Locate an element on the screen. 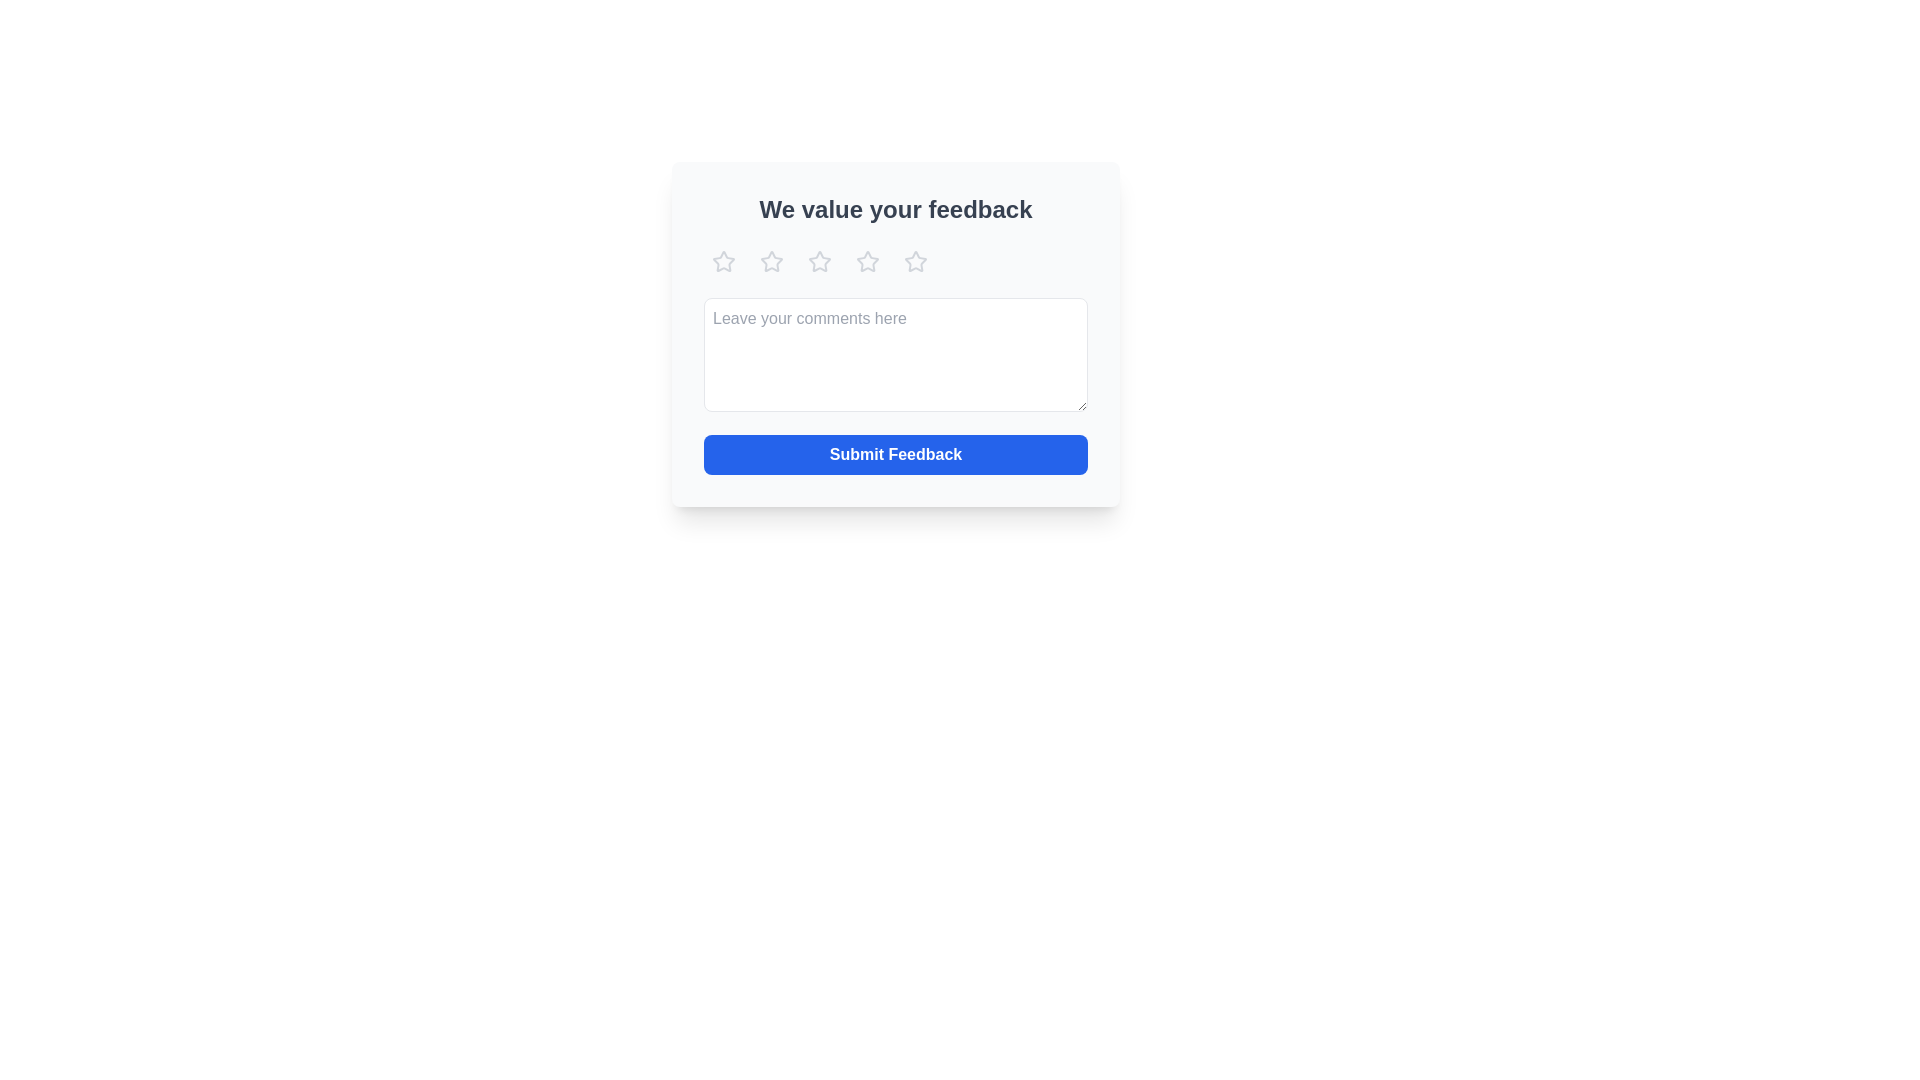 The width and height of the screenshot is (1920, 1080). the 'Submit Feedback' button, which has a bold blue background and white text, located at the bottom of the feedback form panel is located at coordinates (895, 455).